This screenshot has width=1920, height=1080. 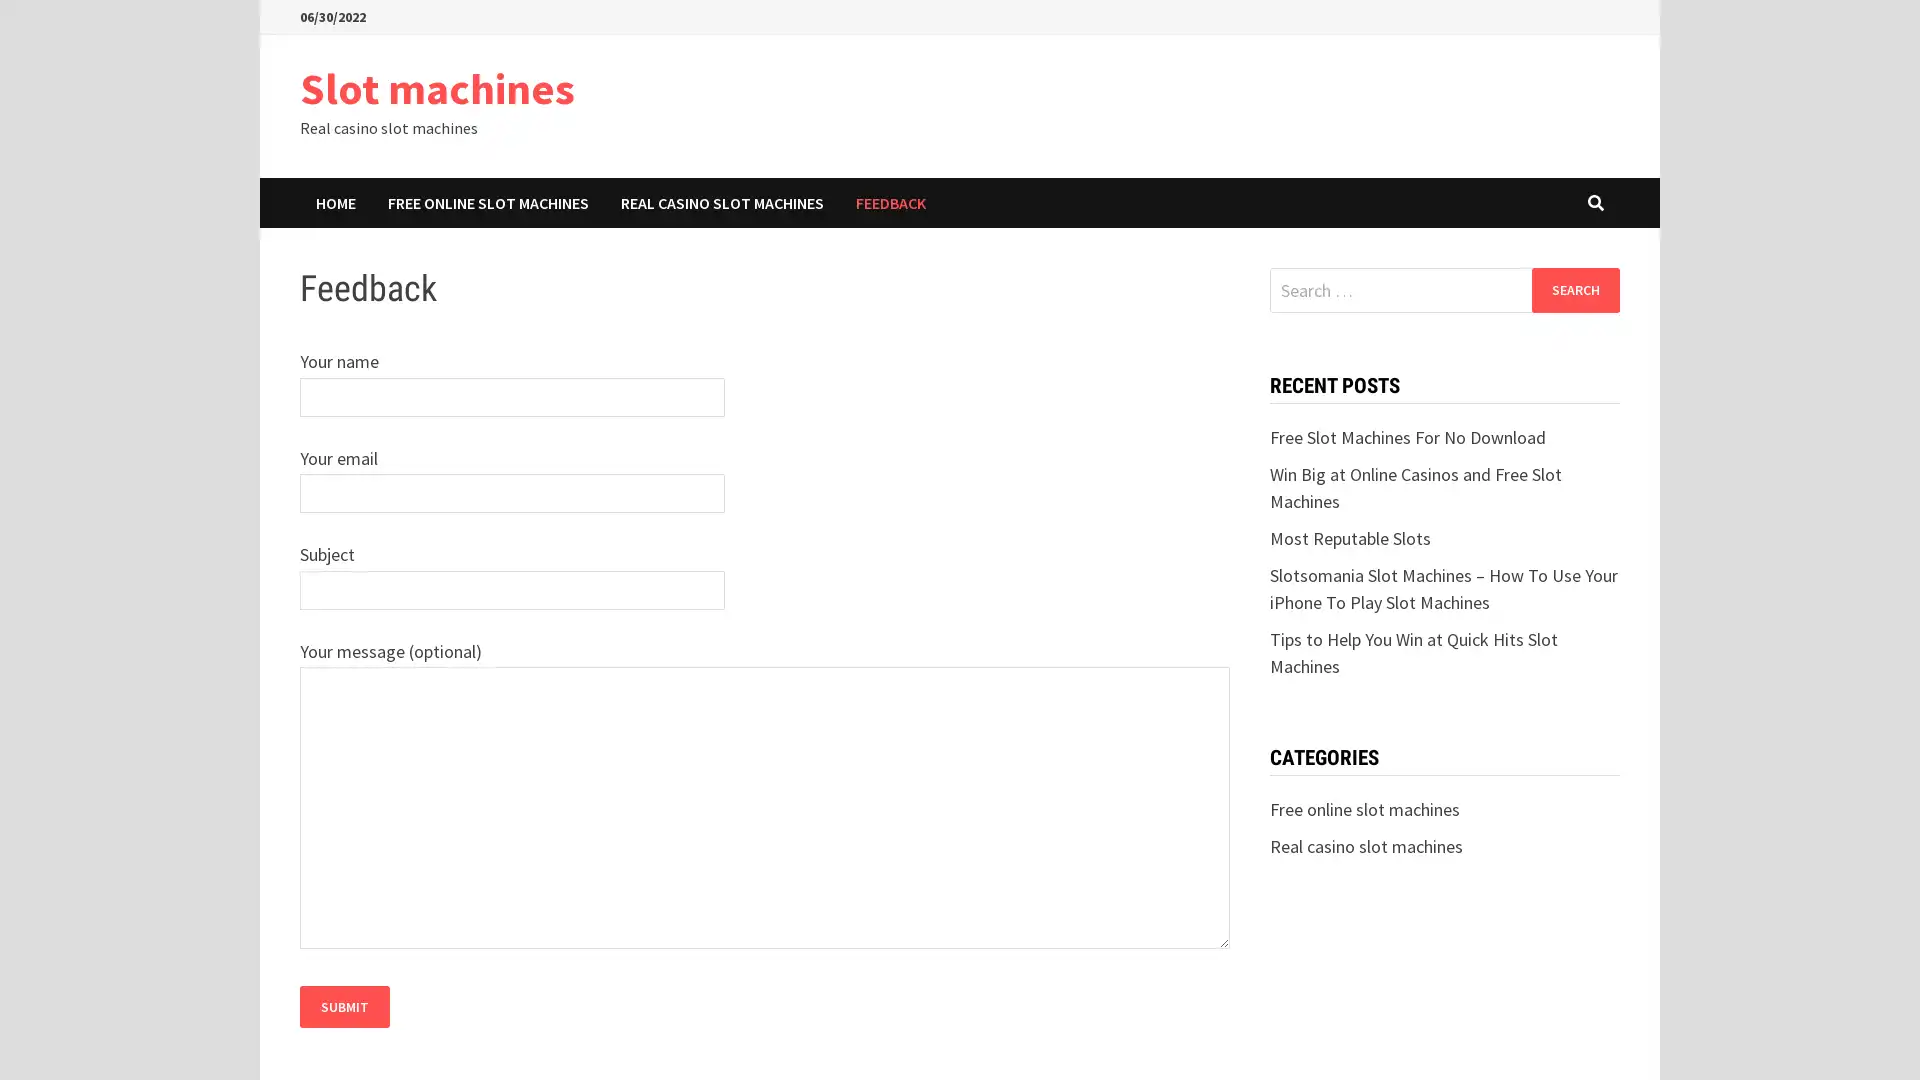 I want to click on Search, so click(x=1574, y=289).